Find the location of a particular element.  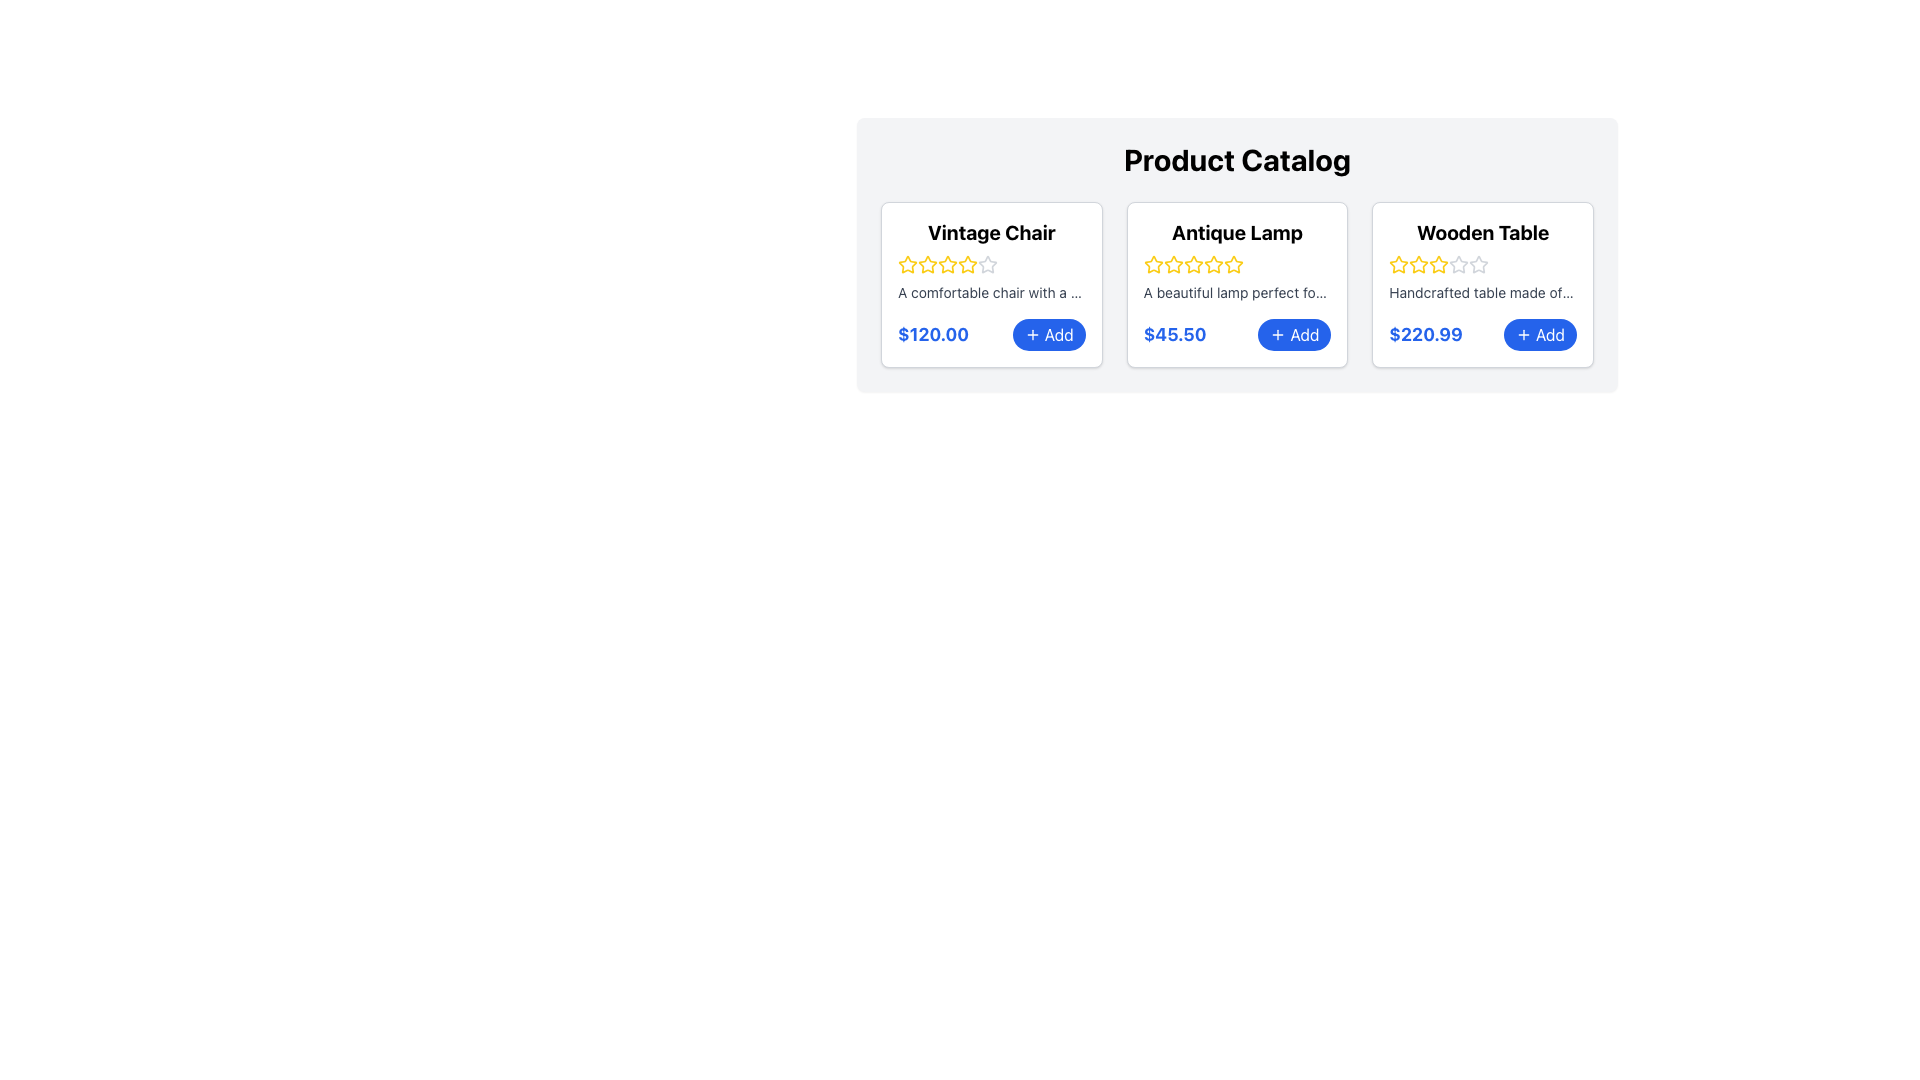

header text 'Wooden Table' displayed in a bold and large font at the top-center of the product card layout is located at coordinates (1483, 231).